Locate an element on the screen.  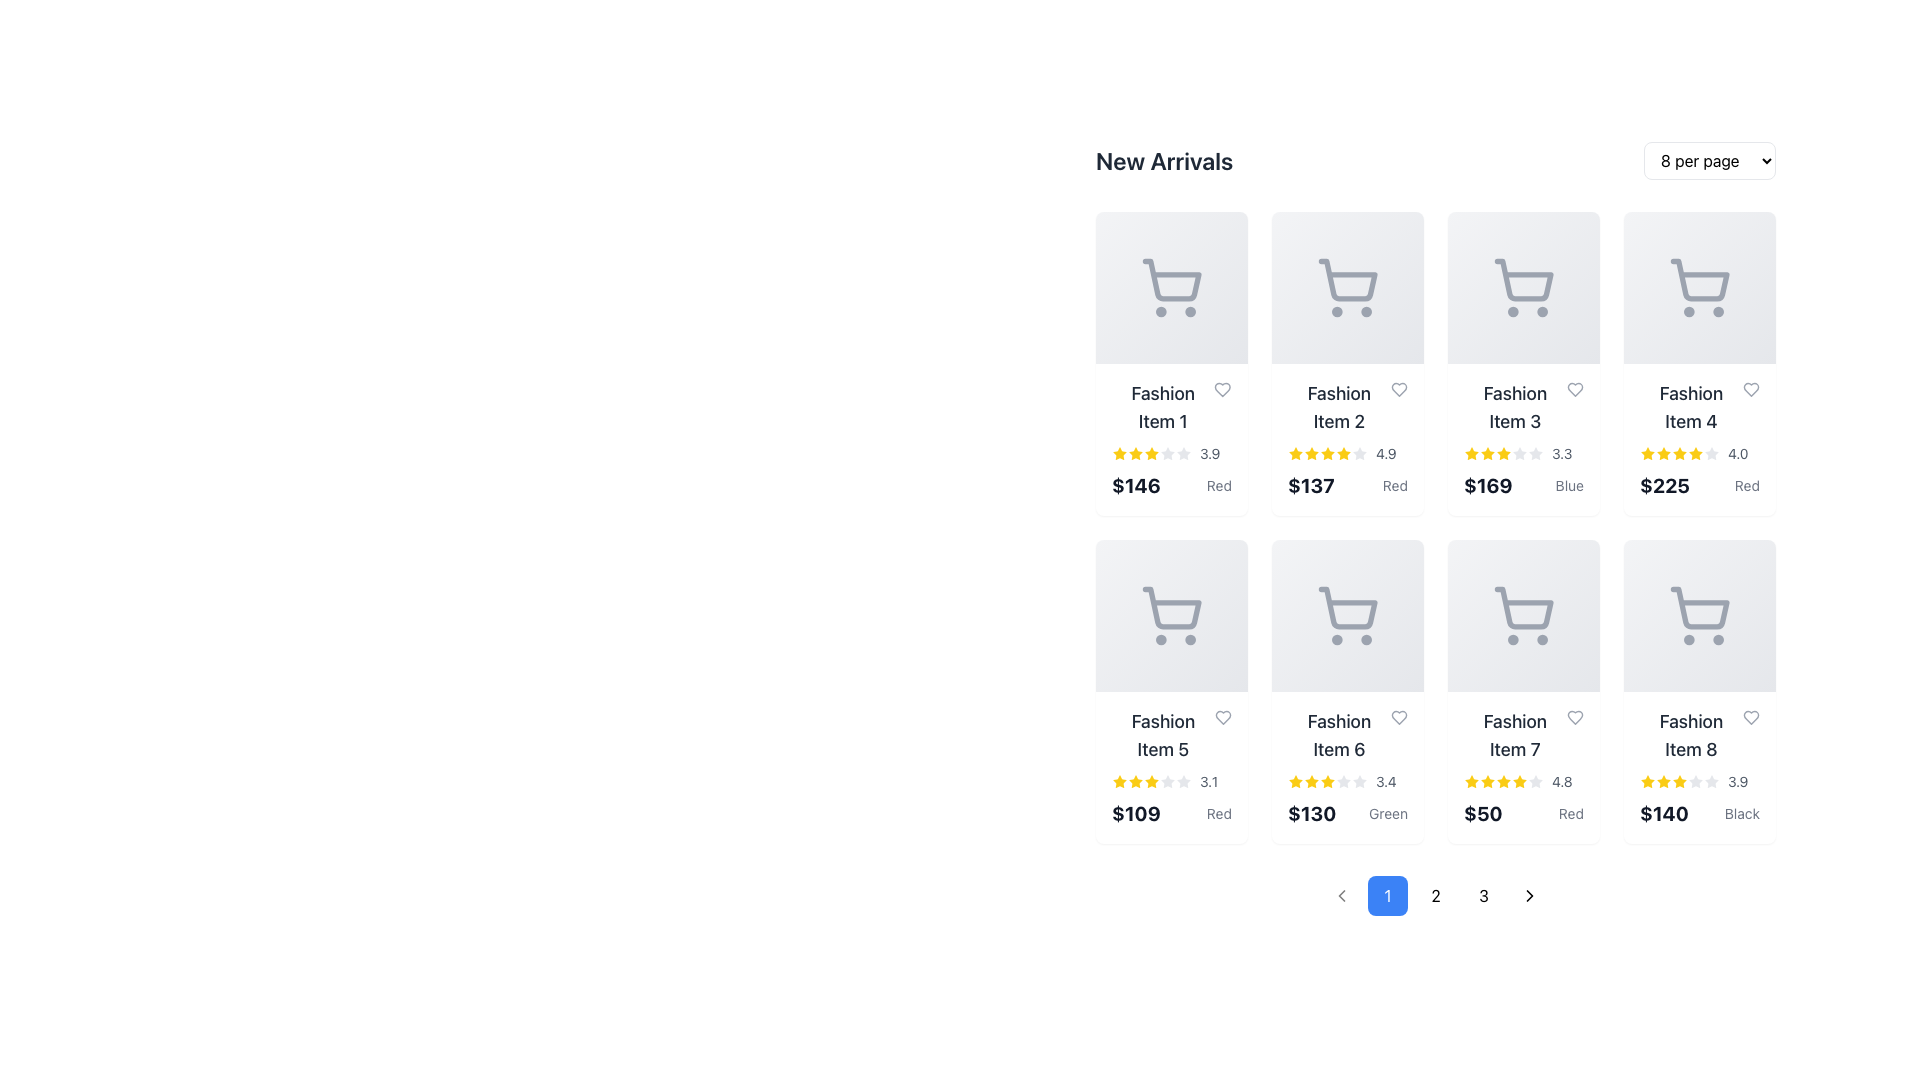
the shopping cart icon located in the fifth item of the first row of the product grid labeled 'Fashion Item 5' is located at coordinates (1171, 615).